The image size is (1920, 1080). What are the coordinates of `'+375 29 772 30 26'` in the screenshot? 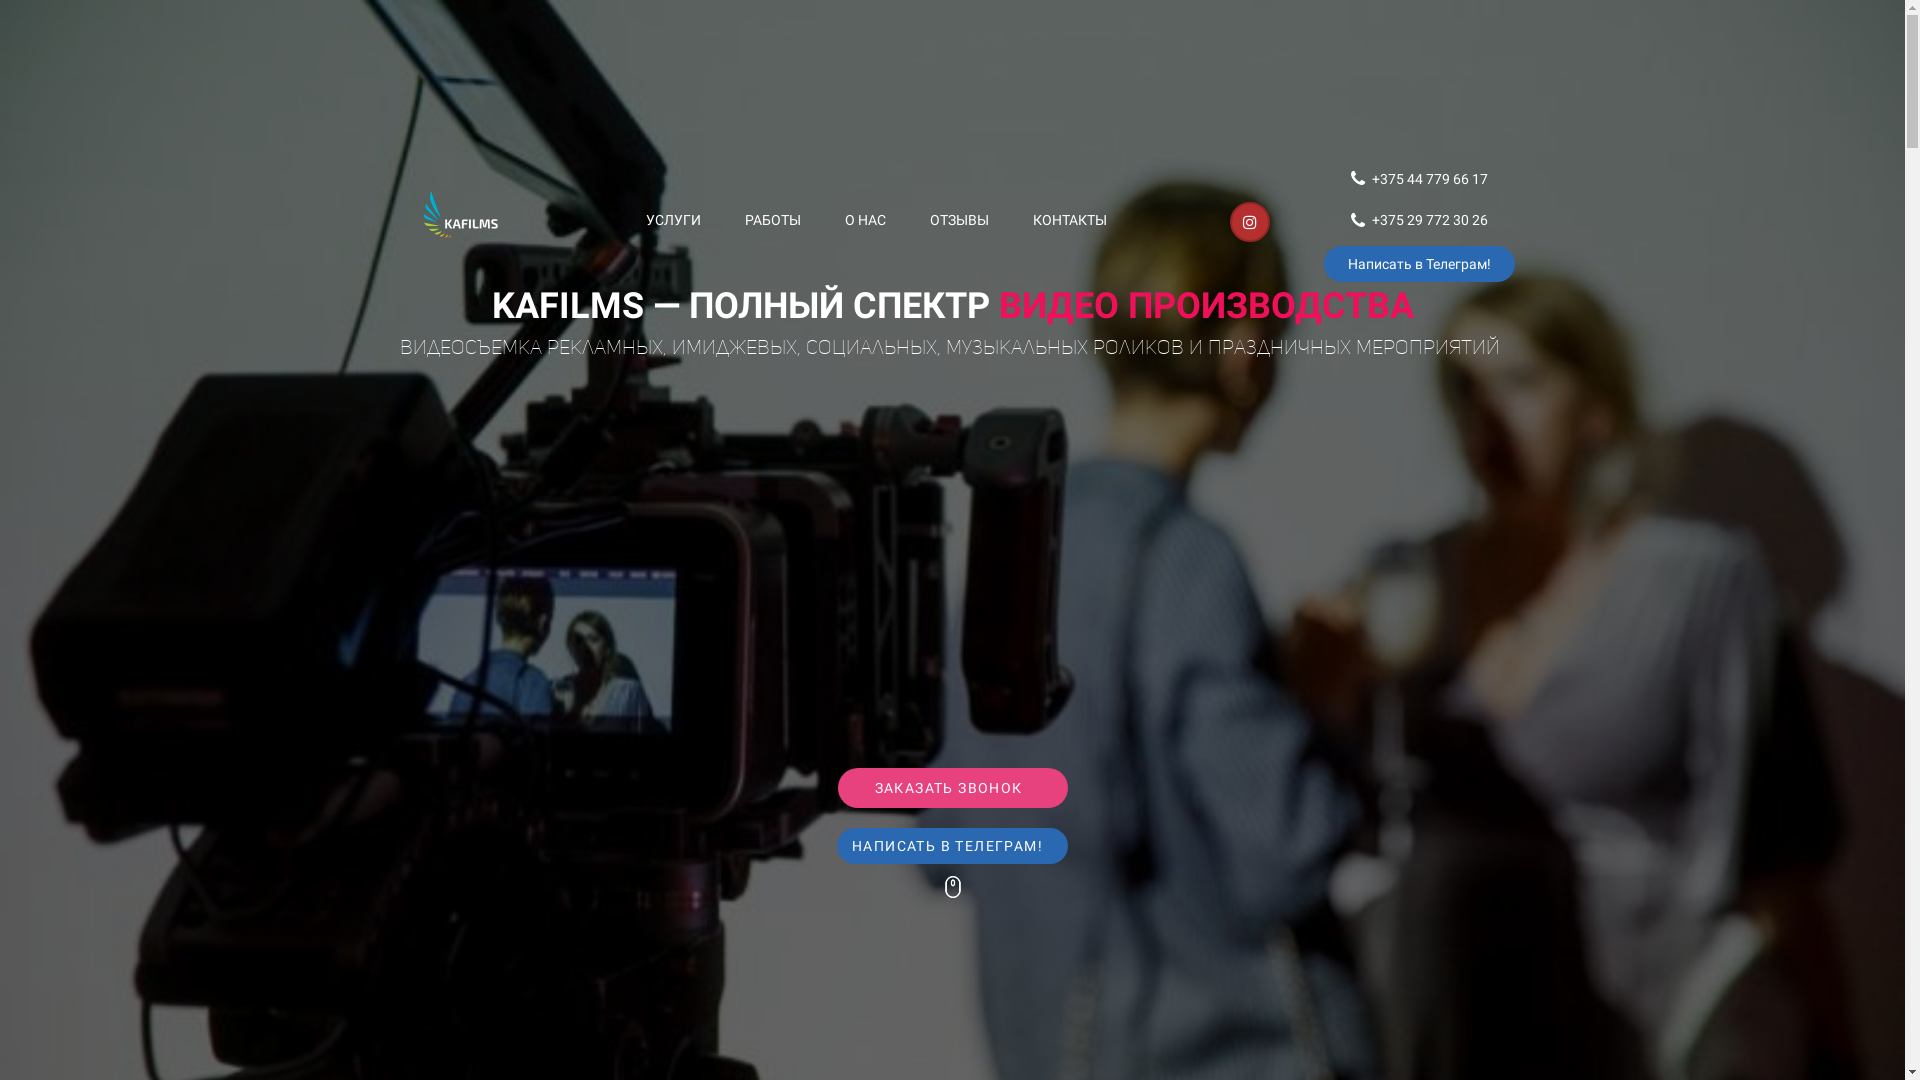 It's located at (1350, 219).